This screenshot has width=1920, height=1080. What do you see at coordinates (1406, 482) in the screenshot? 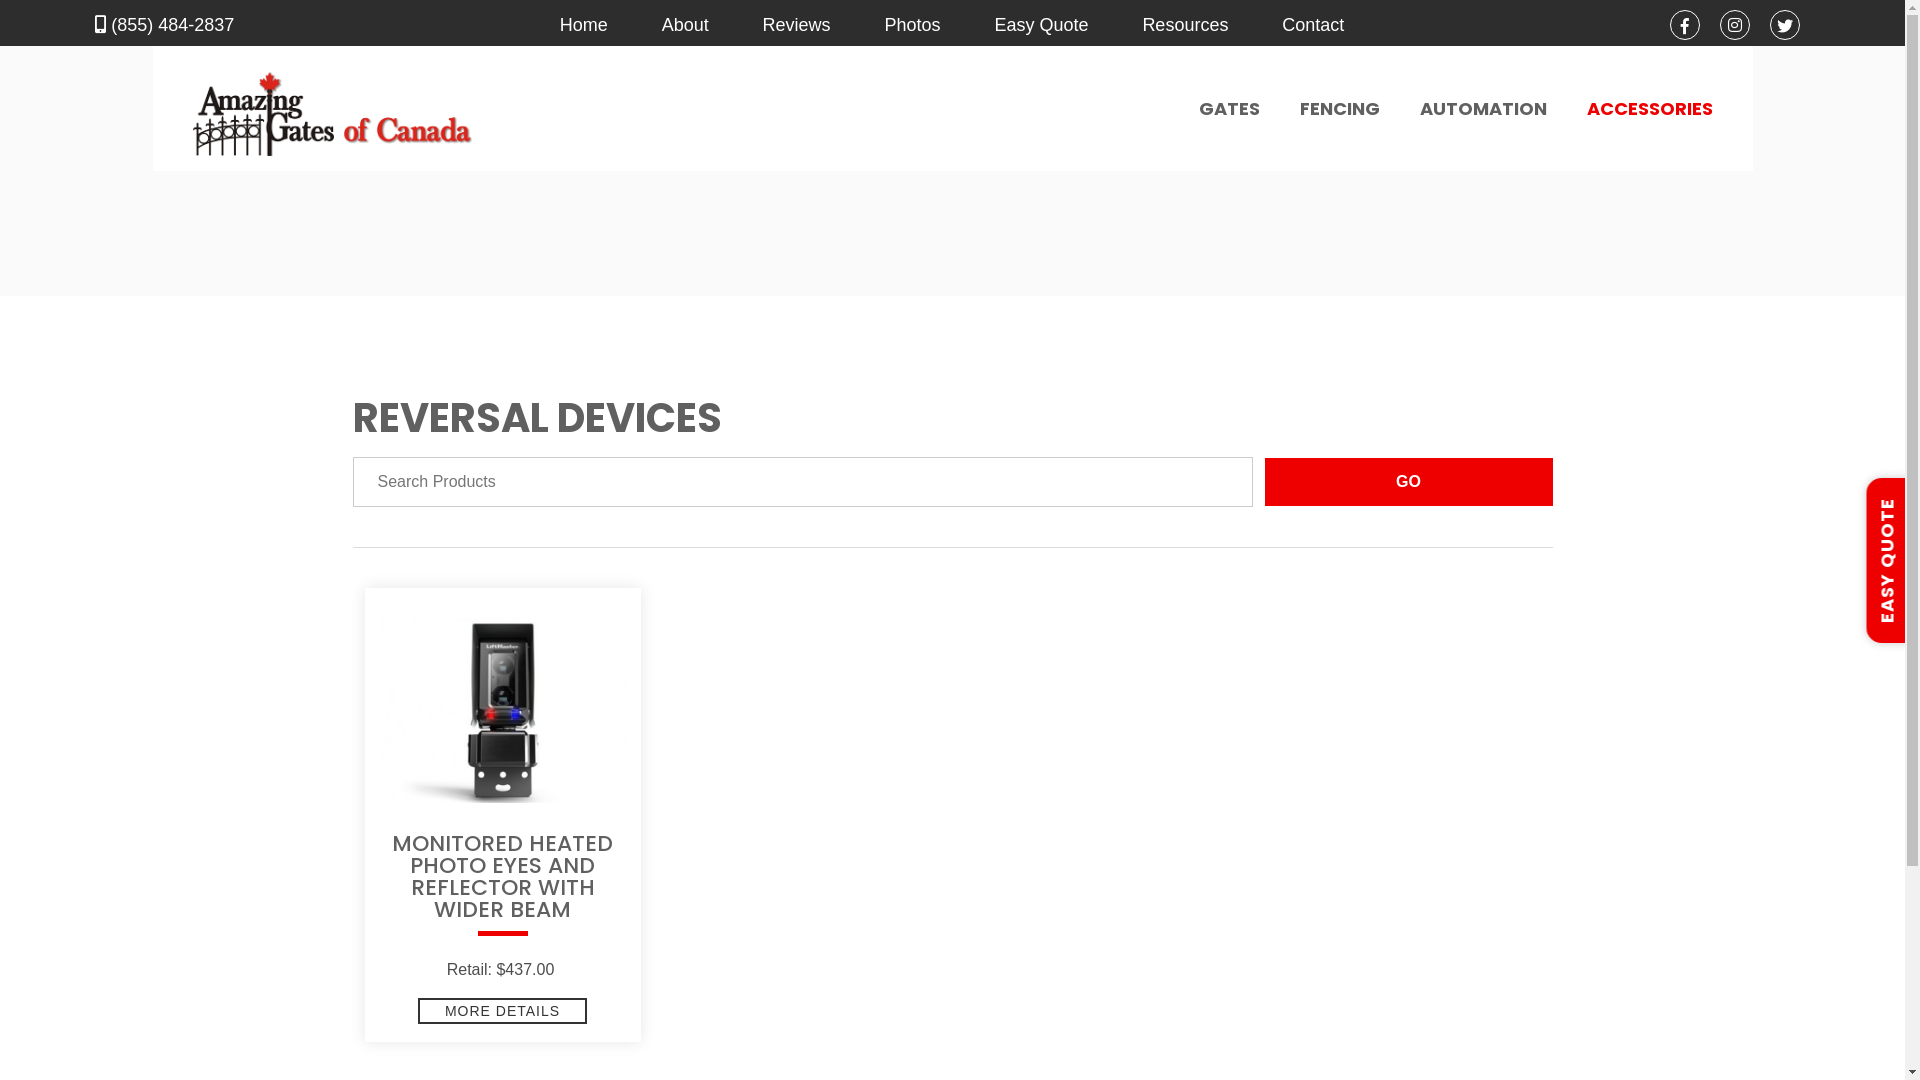
I see `'Go'` at bounding box center [1406, 482].